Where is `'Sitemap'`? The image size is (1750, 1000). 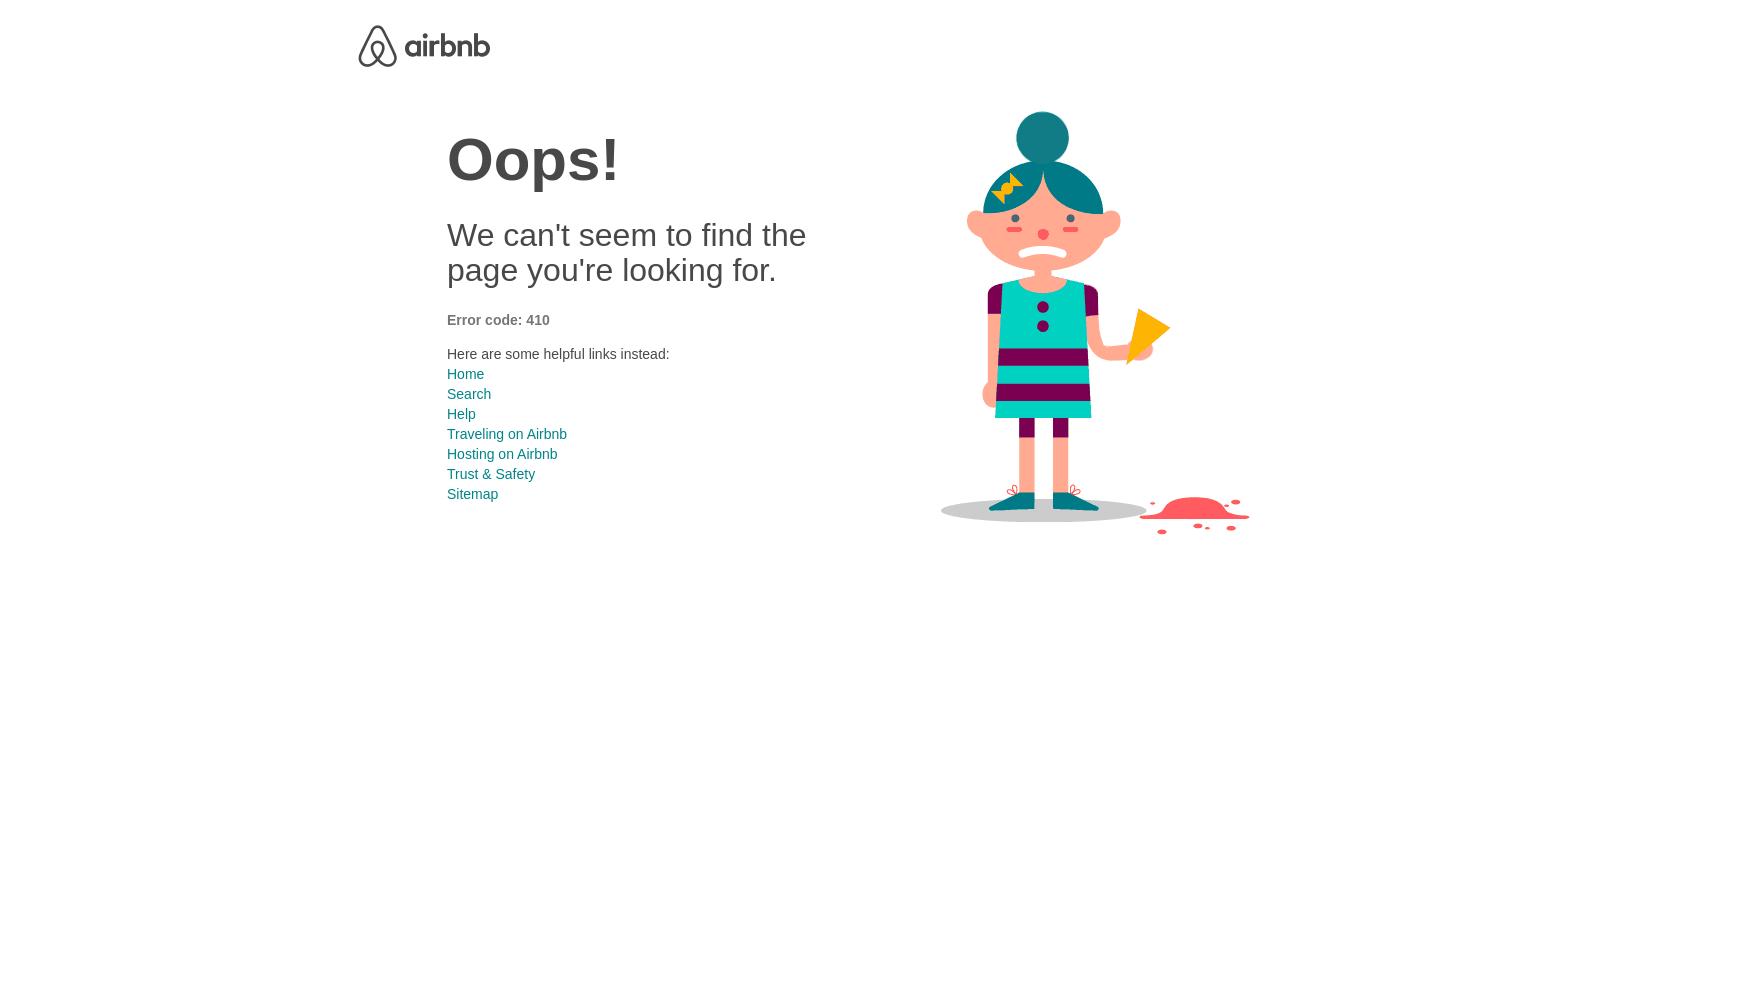
'Sitemap' is located at coordinates (472, 492).